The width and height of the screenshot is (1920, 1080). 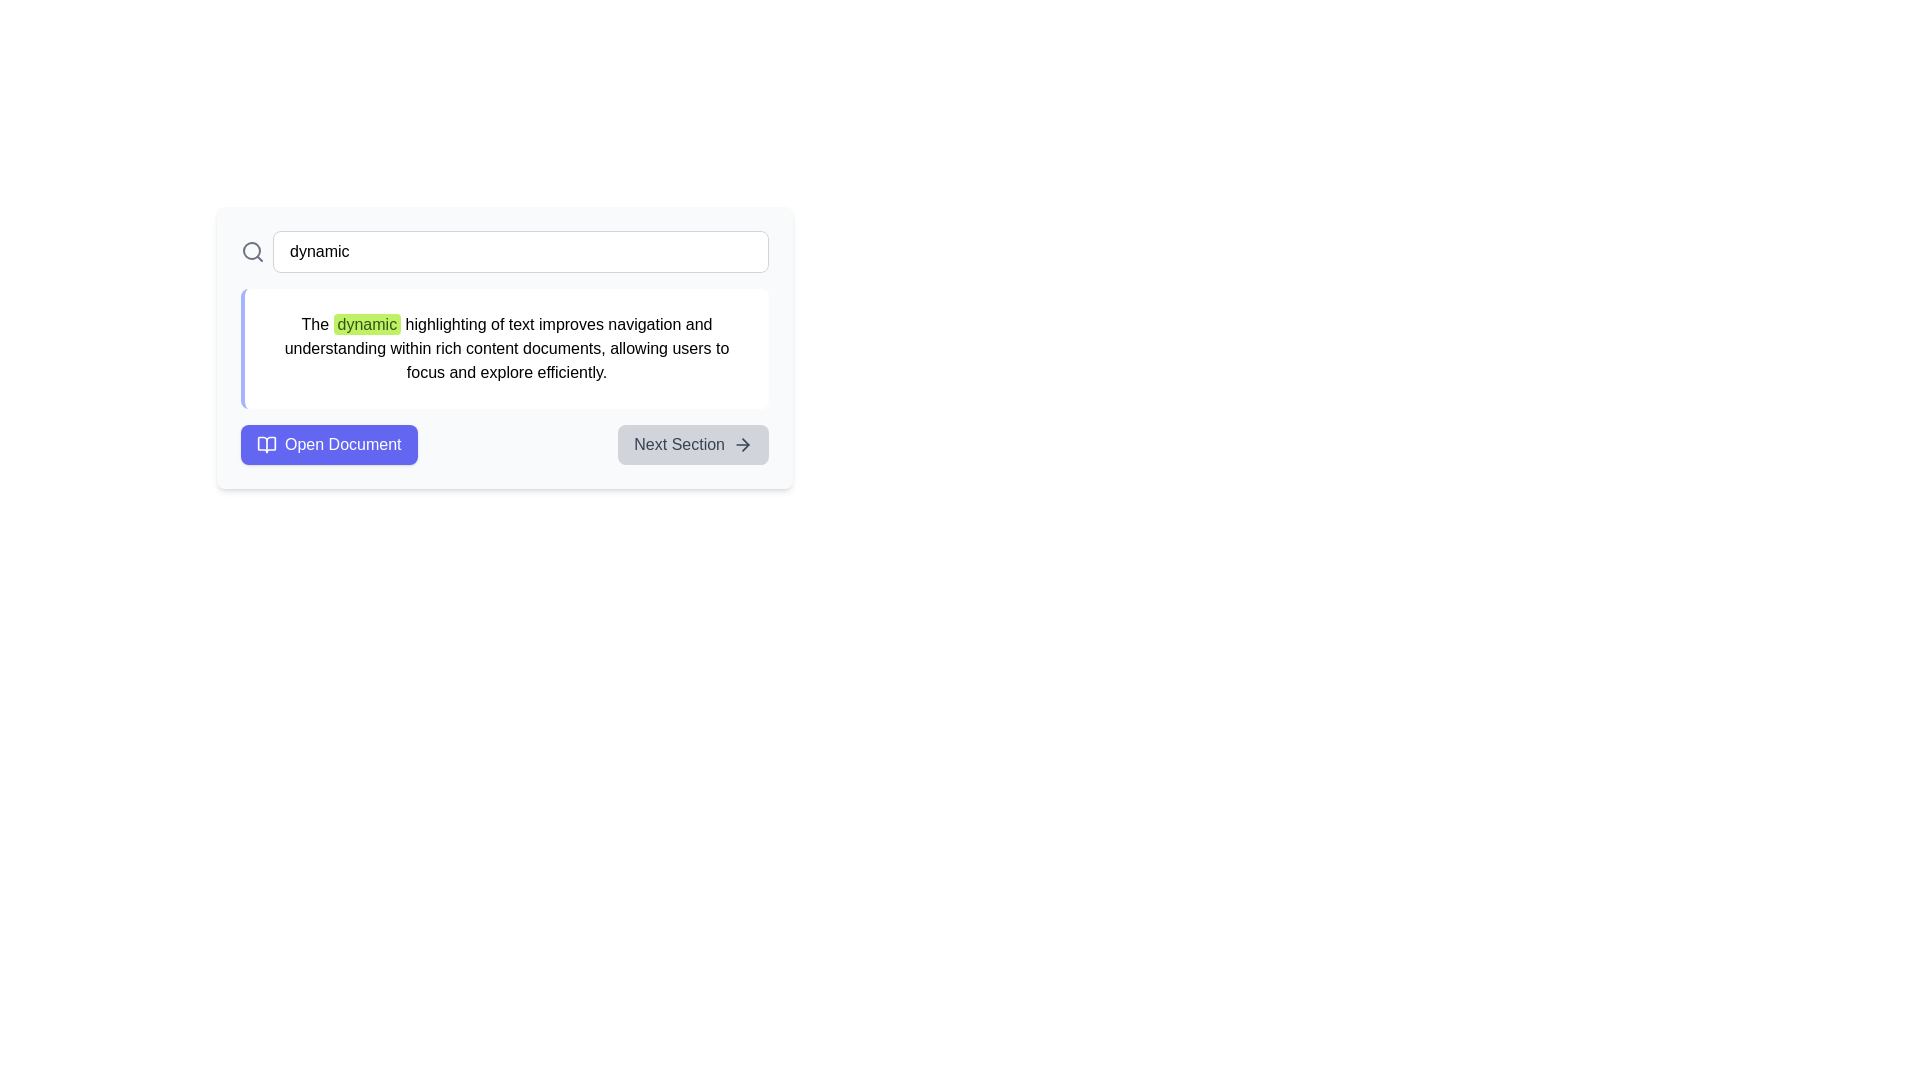 I want to click on the decorative icon that complements the 'Open Document' button located in the bottom-left section of the modal, so click(x=266, y=443).